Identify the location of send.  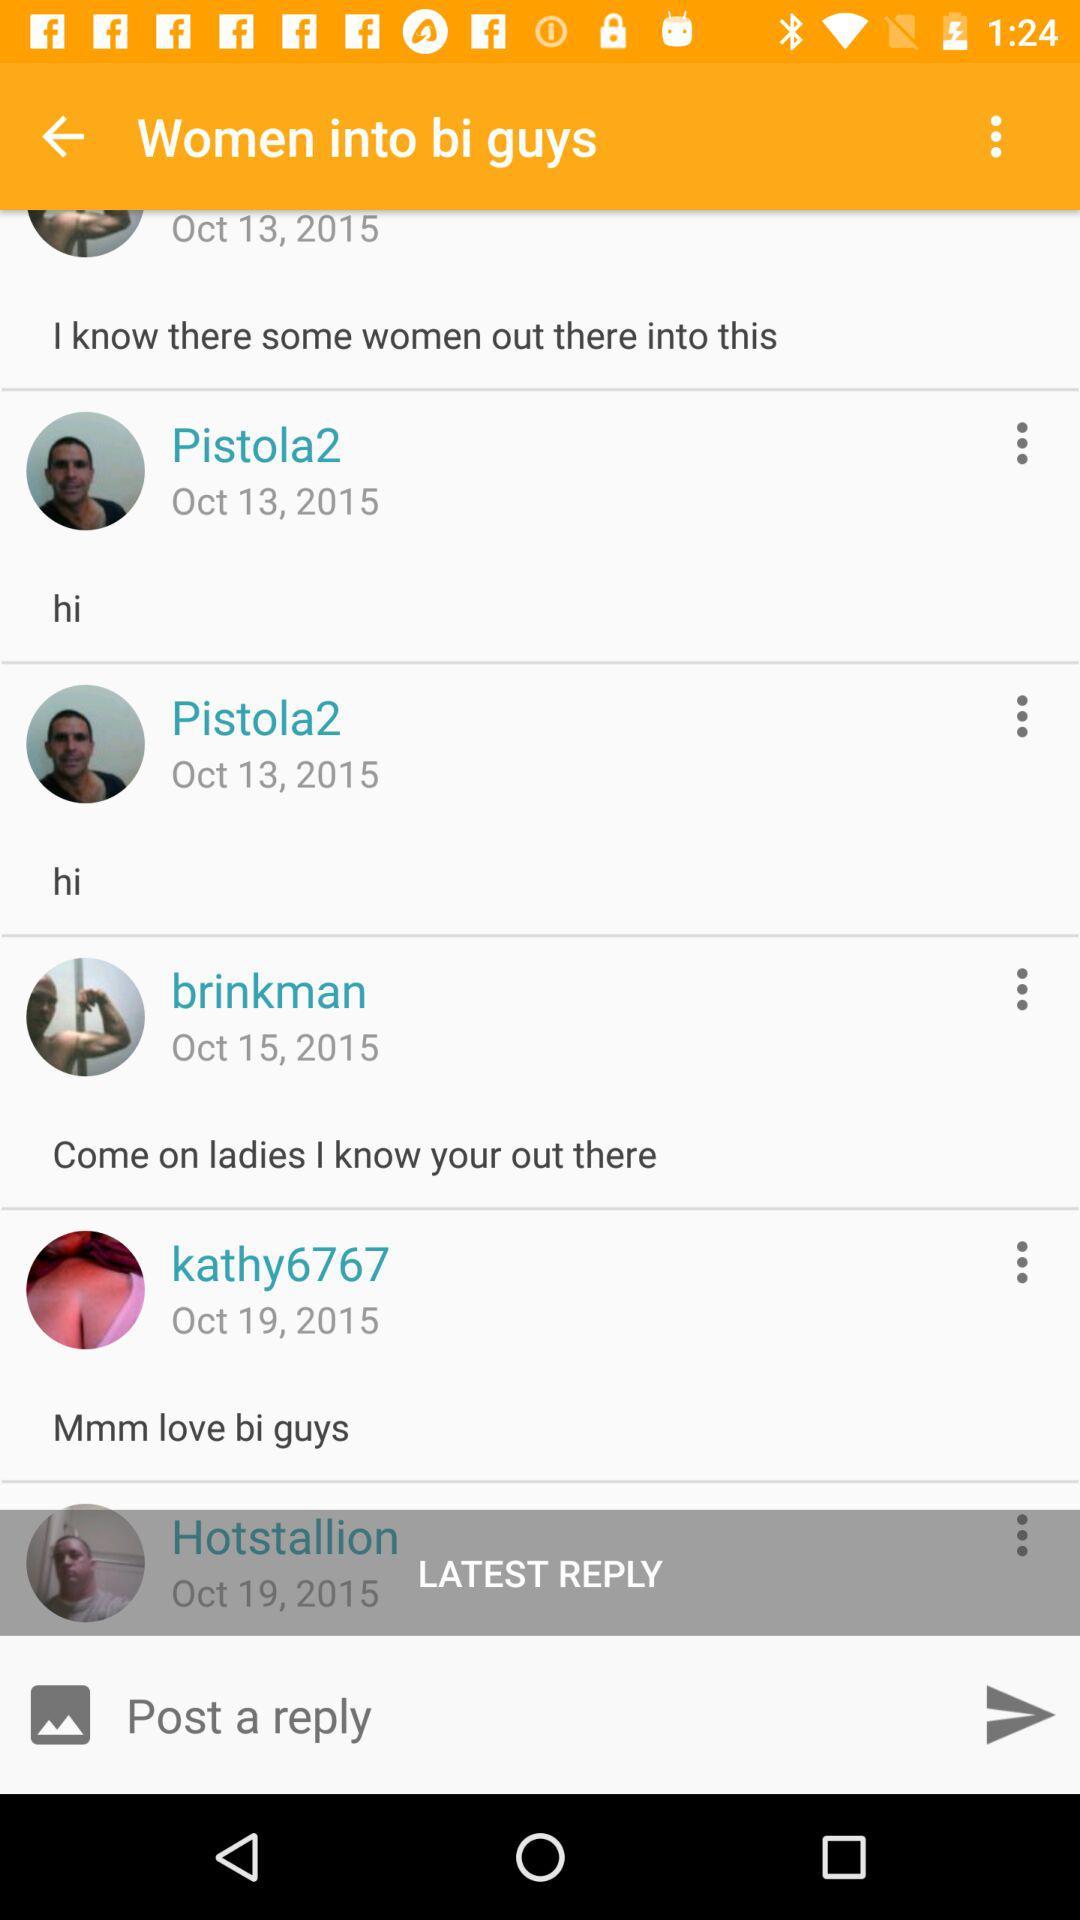
(1019, 1713).